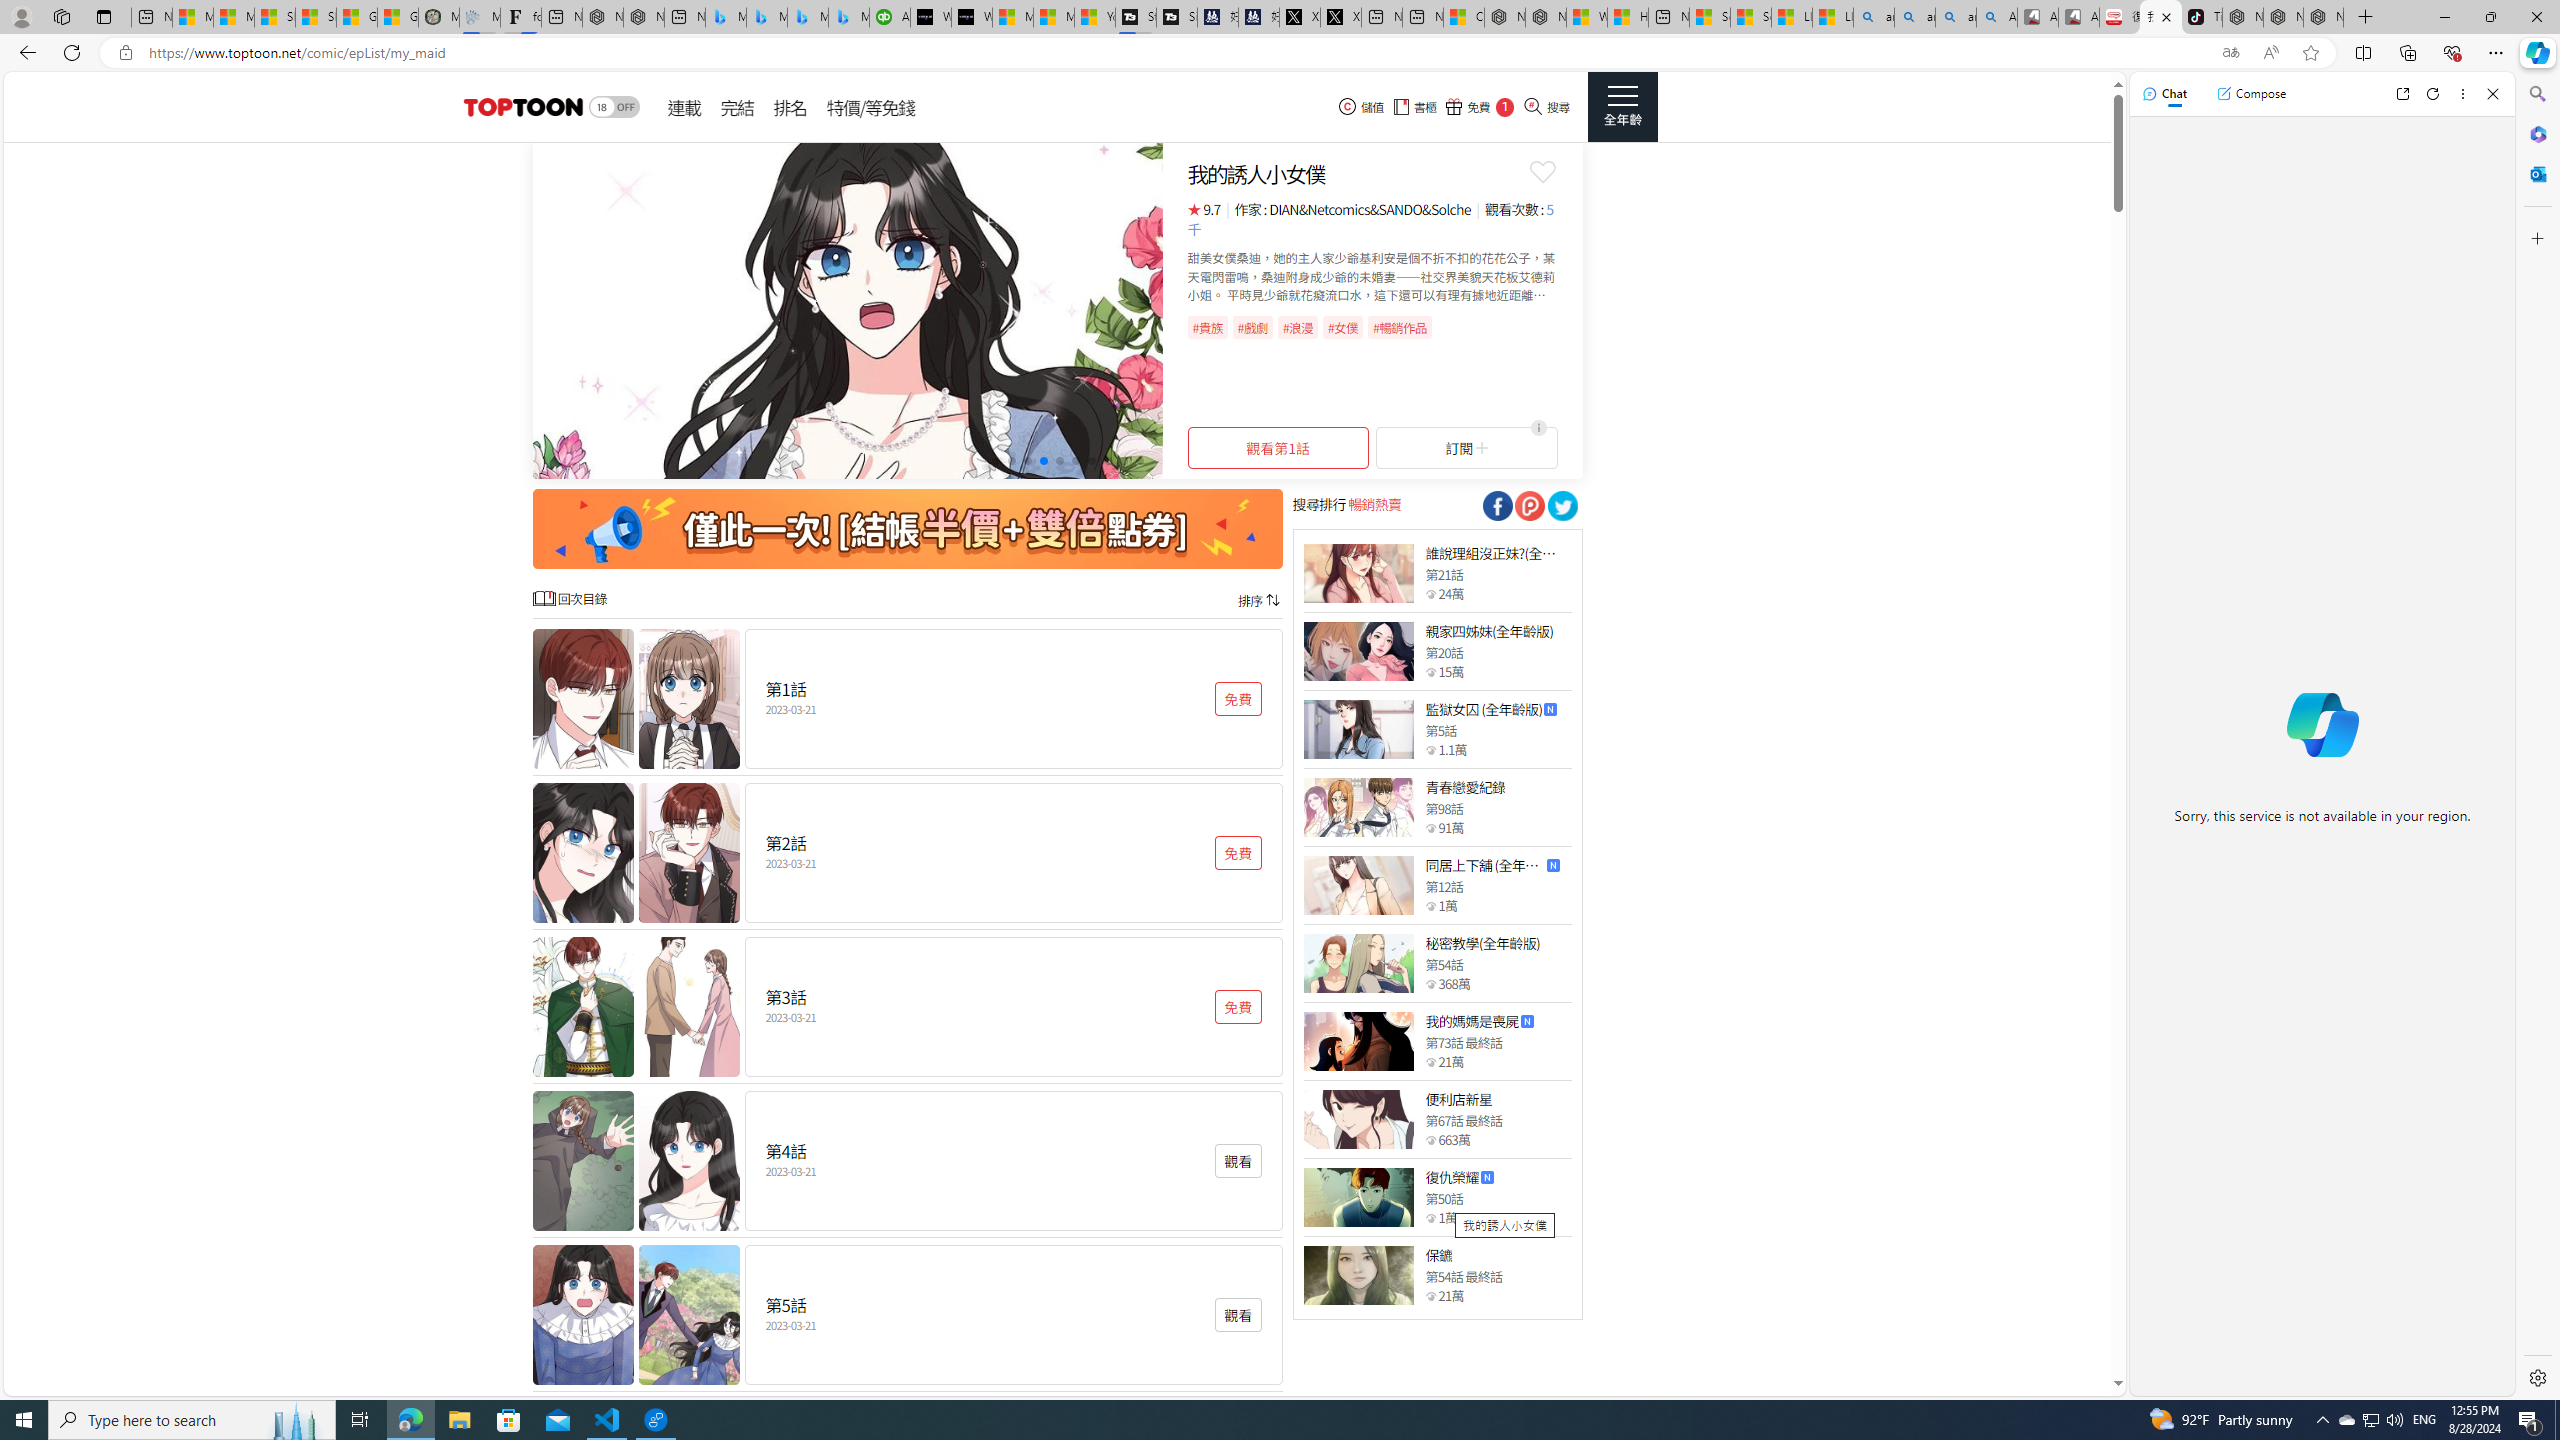 This screenshot has width=2560, height=1440. What do you see at coordinates (2323, 16) in the screenshot?
I see `'Nordace - Siena Pro 15 Essential Set'` at bounding box center [2323, 16].